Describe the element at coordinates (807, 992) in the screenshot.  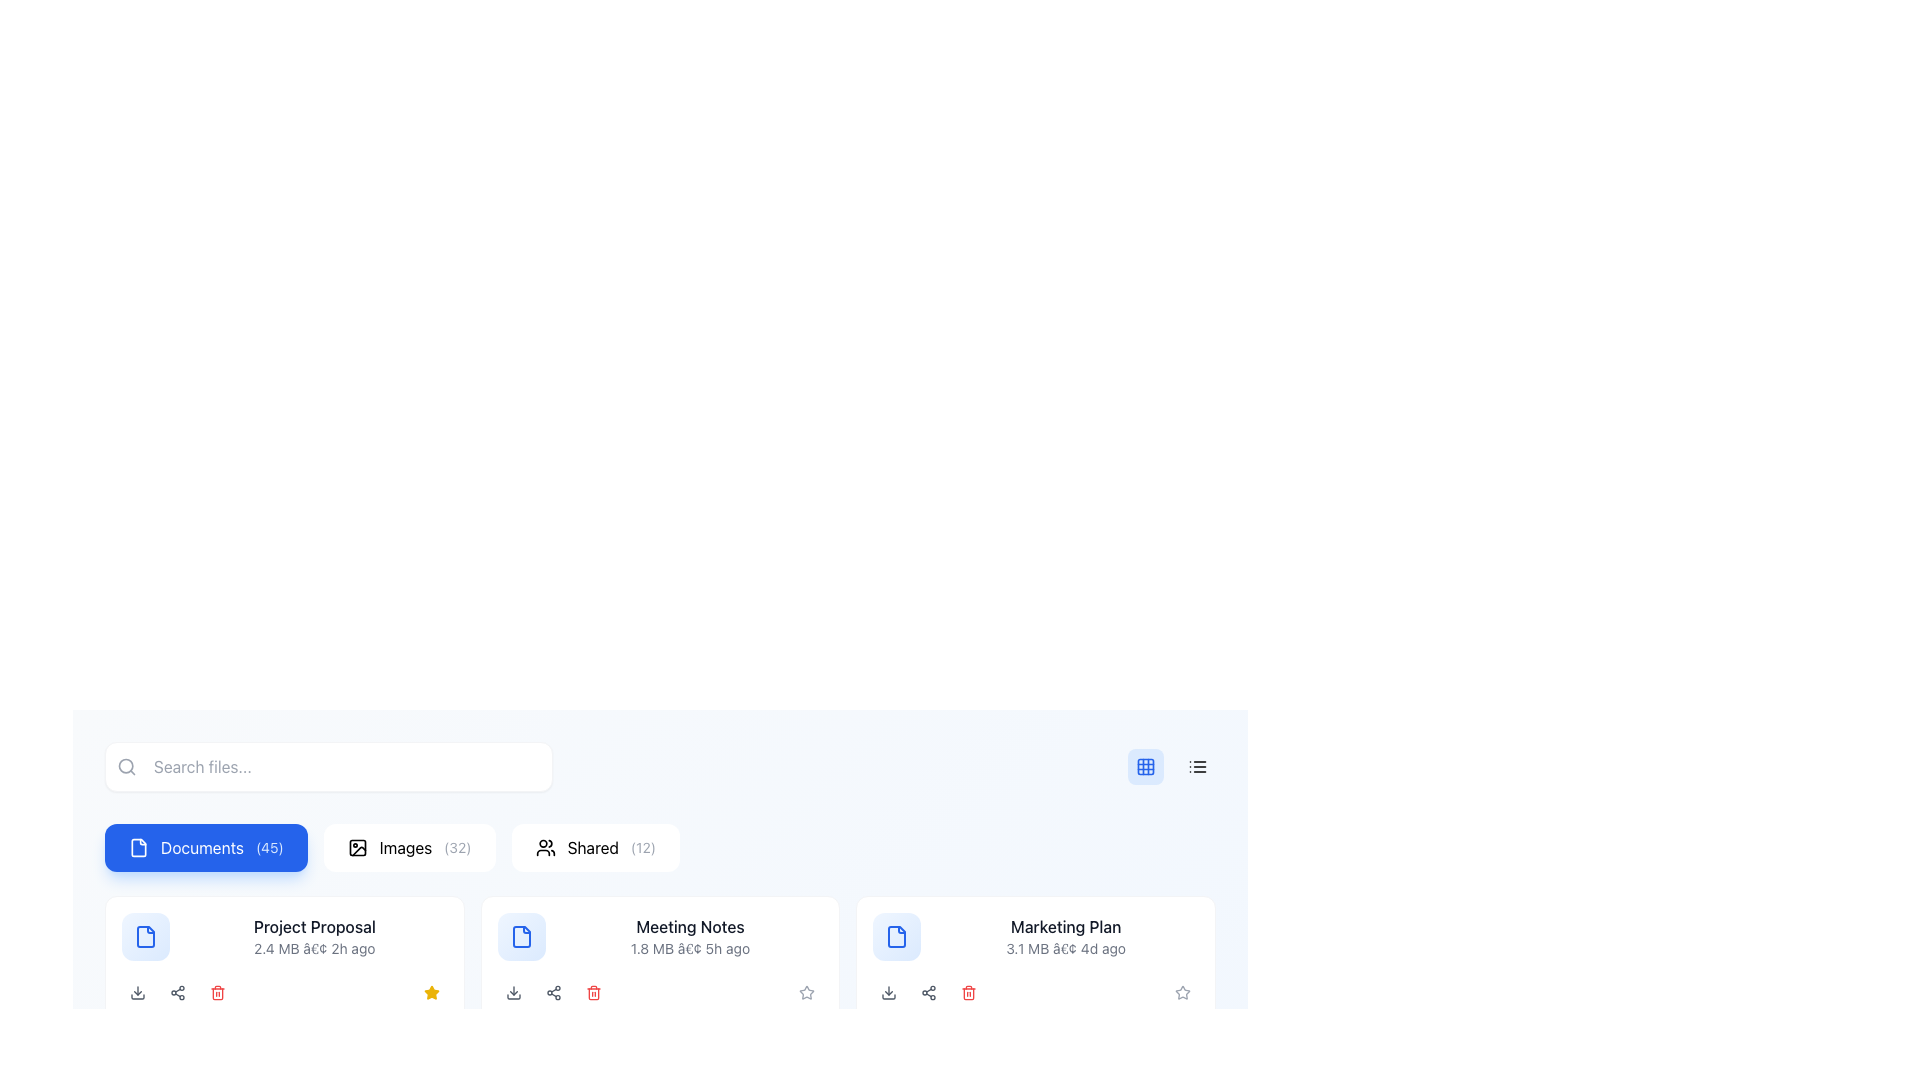
I see `the star icon at the bottom right of the 'Marketing Plan' card` at that location.